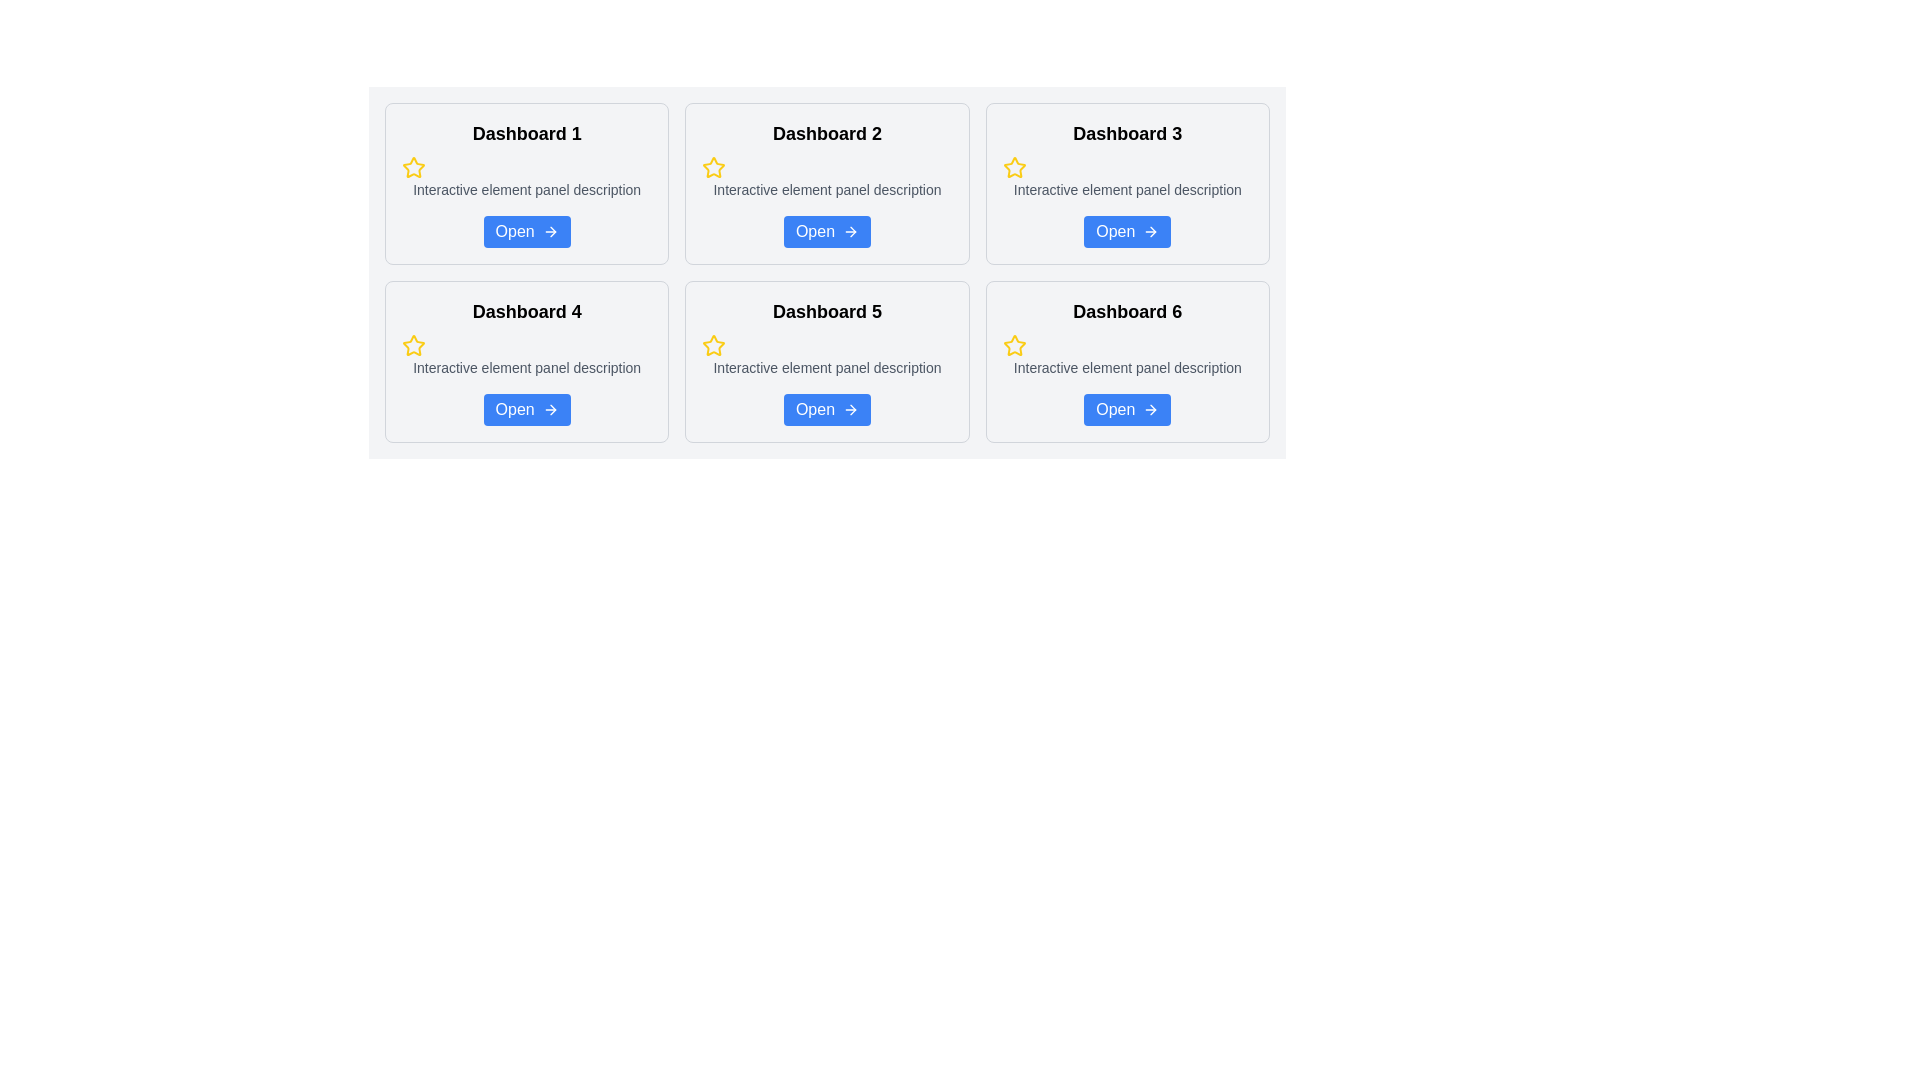  What do you see at coordinates (1153, 408) in the screenshot?
I see `the rightmost arrow icon in the button labeled 'Dashboard 6' located in the bottom-right corner of the grid layout` at bounding box center [1153, 408].